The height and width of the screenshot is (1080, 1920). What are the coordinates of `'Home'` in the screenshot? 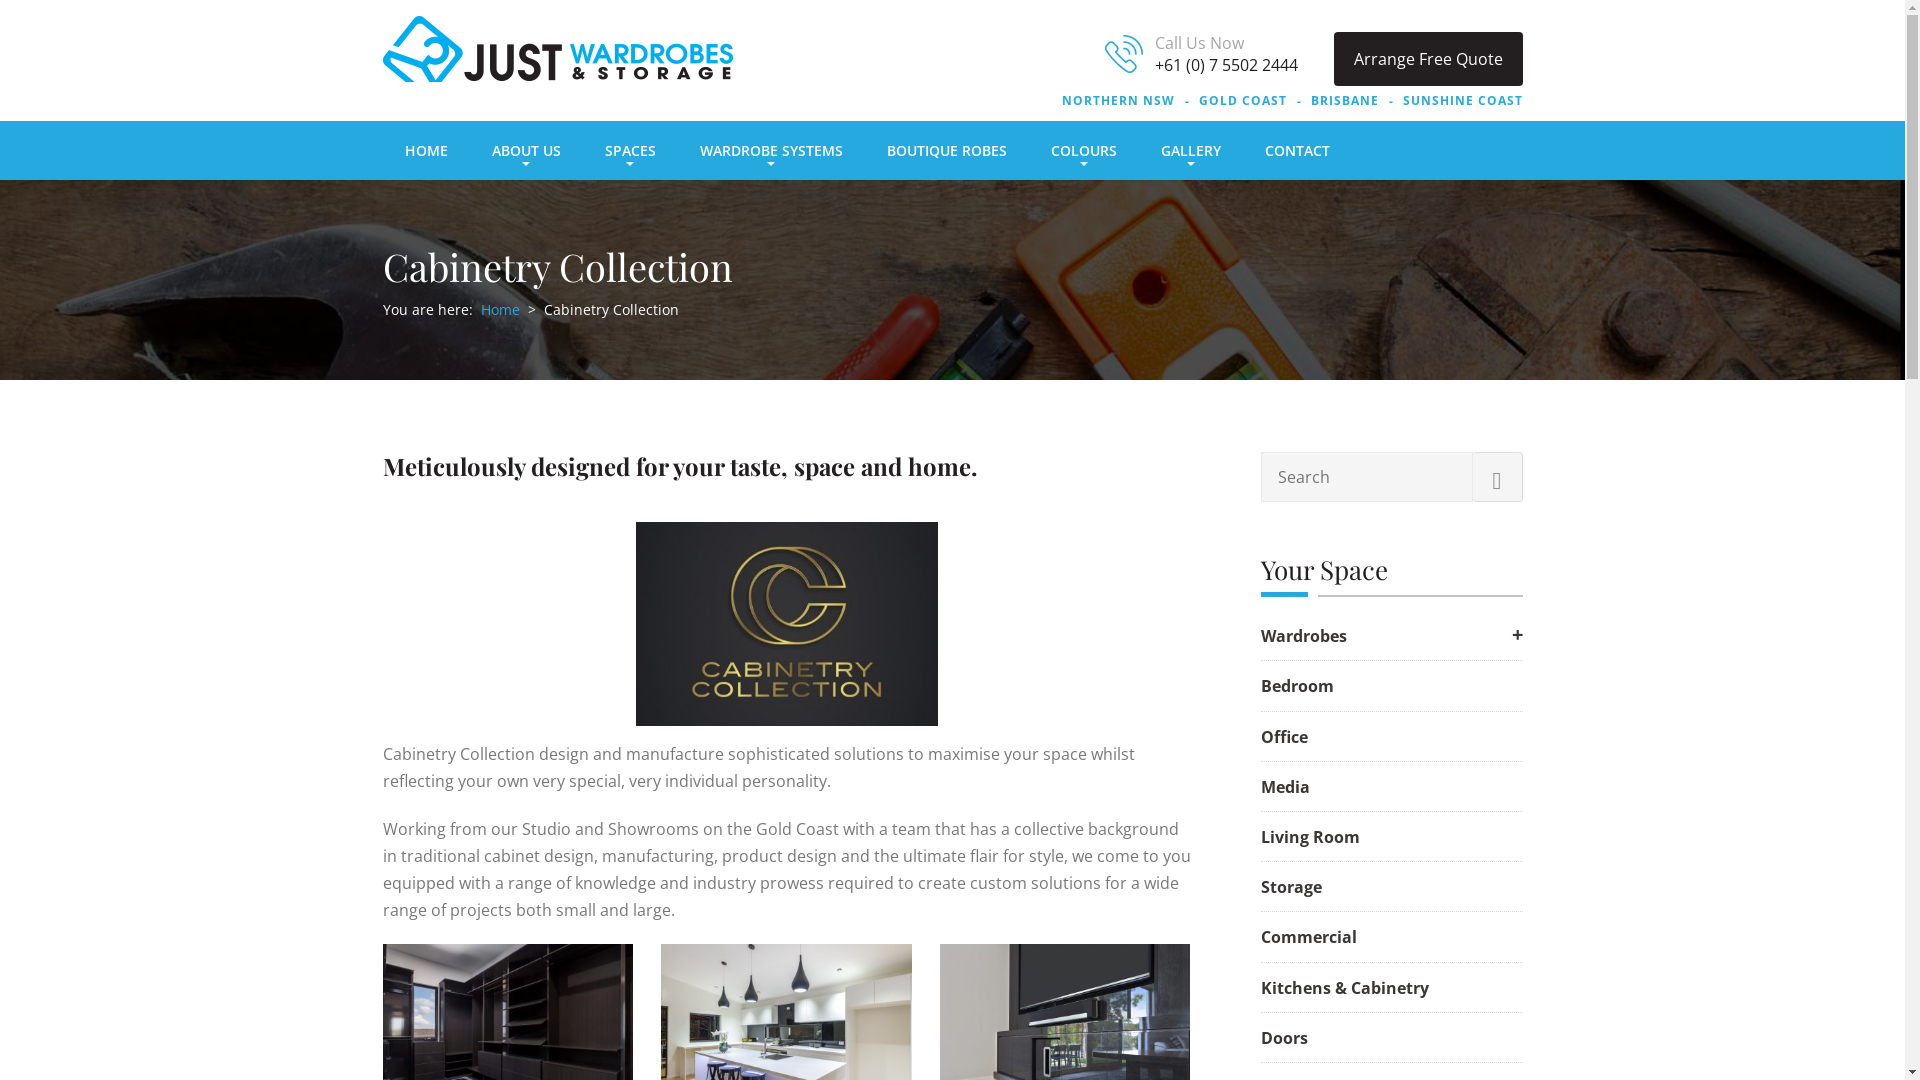 It's located at (499, 309).